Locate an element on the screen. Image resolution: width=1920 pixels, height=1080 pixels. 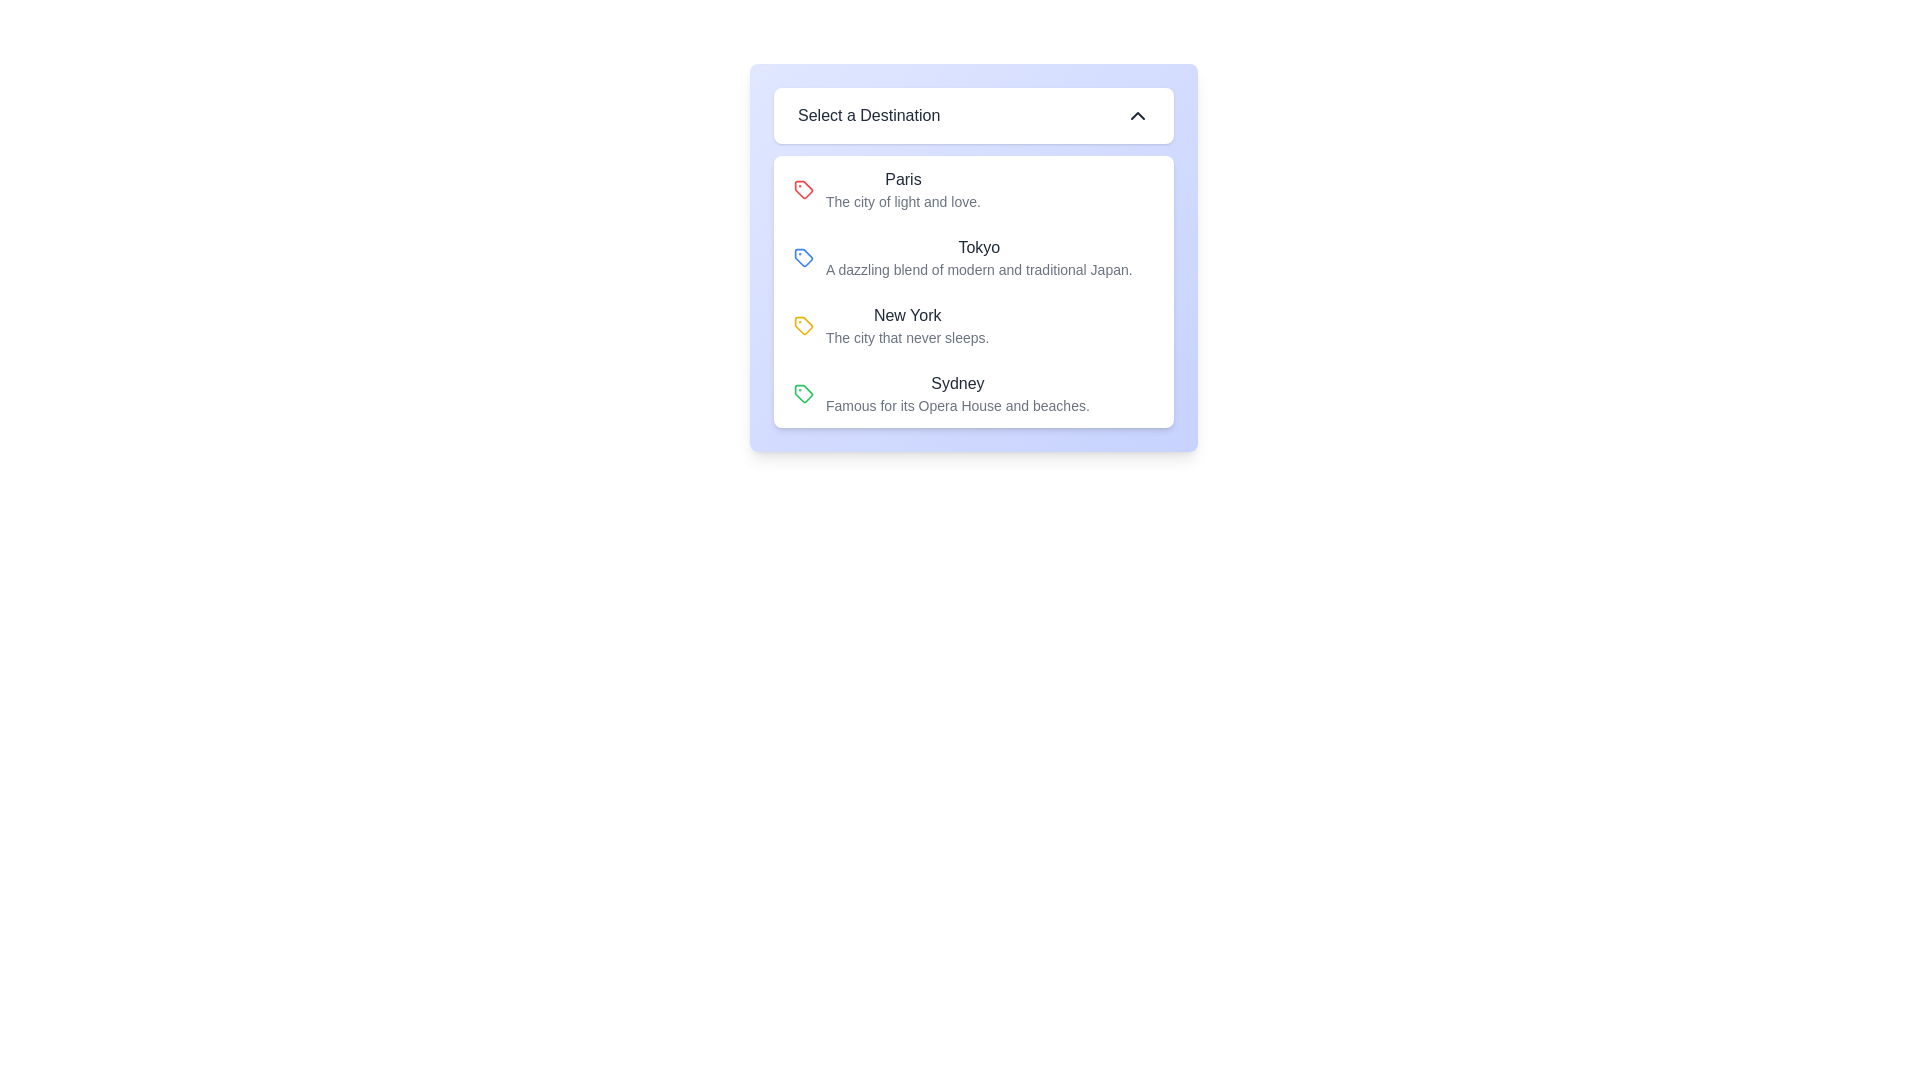
the text label for 'Tokyo', which is the second item in the selection menu of destinations under the panel titled 'Select a Destination' is located at coordinates (979, 246).